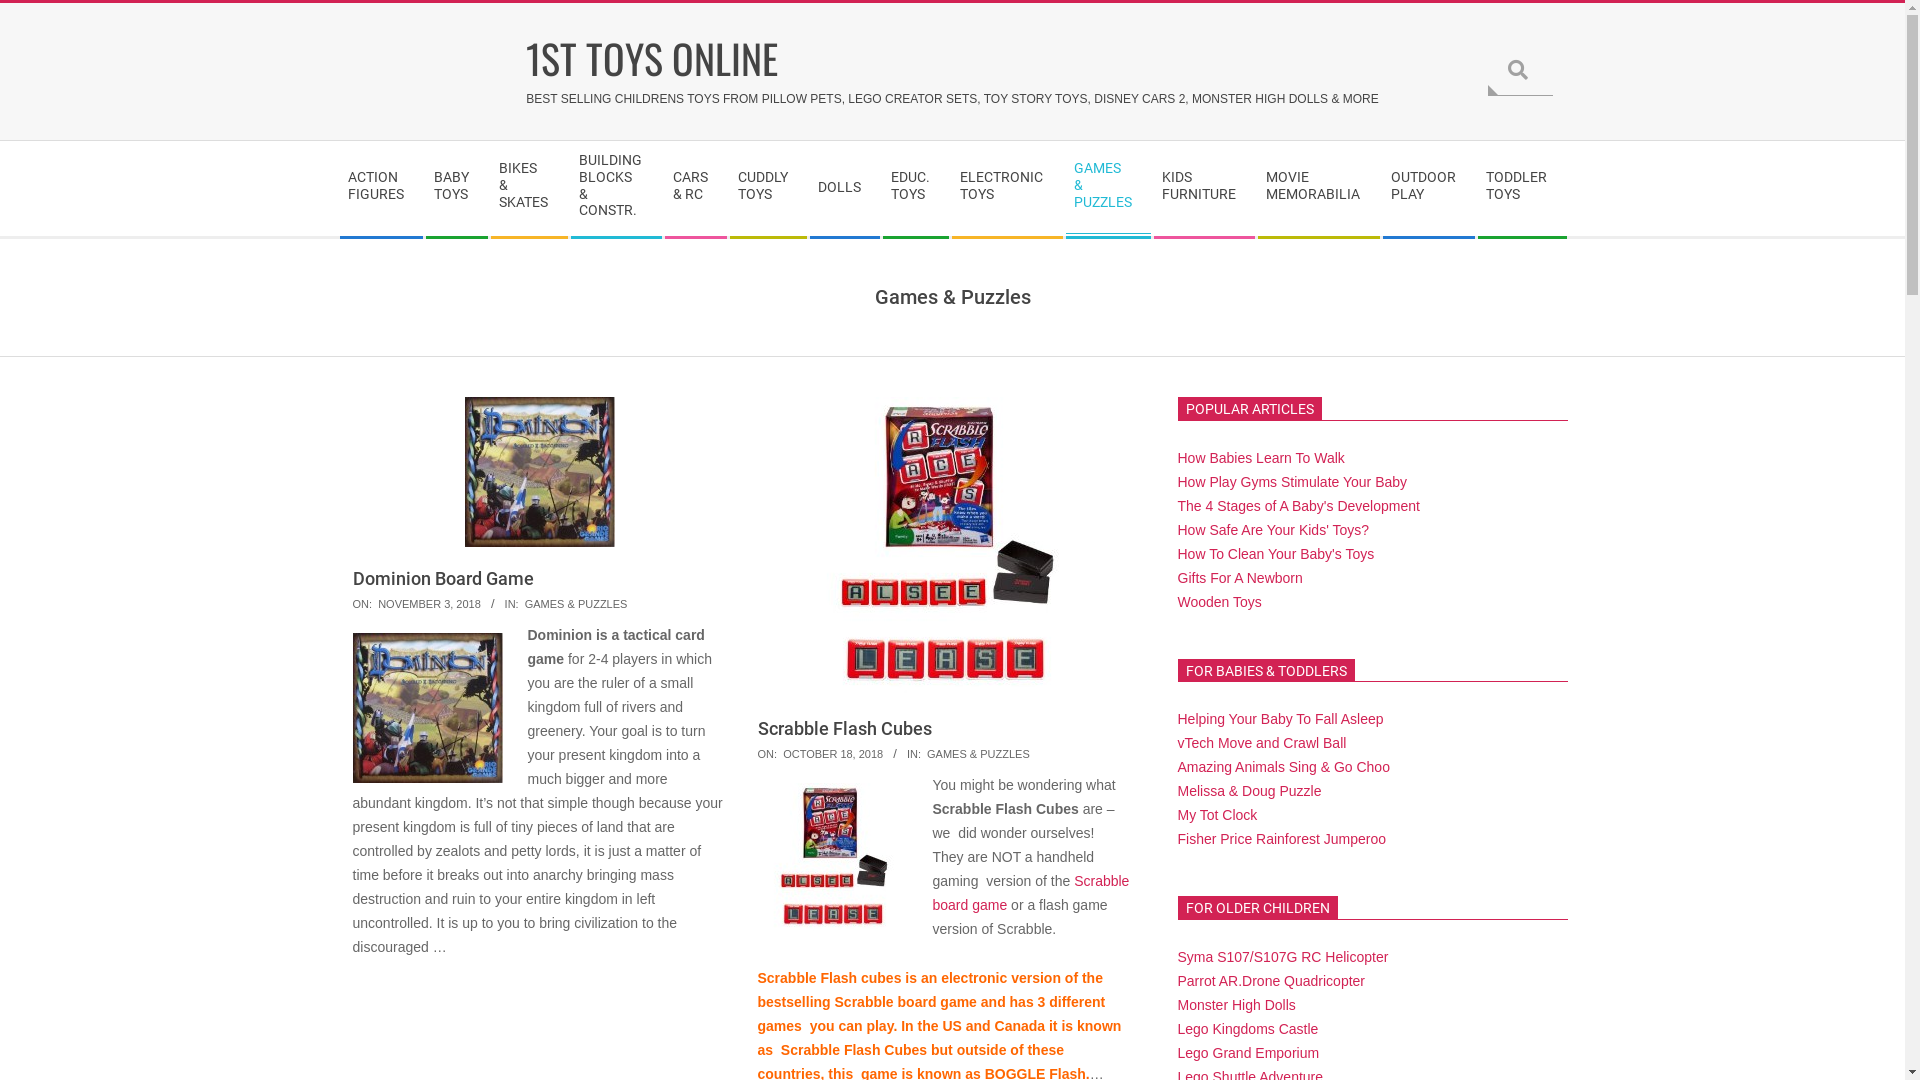 The width and height of the screenshot is (1920, 1080). What do you see at coordinates (1283, 955) in the screenshot?
I see `'Syma S107/S107G RC Helicopter'` at bounding box center [1283, 955].